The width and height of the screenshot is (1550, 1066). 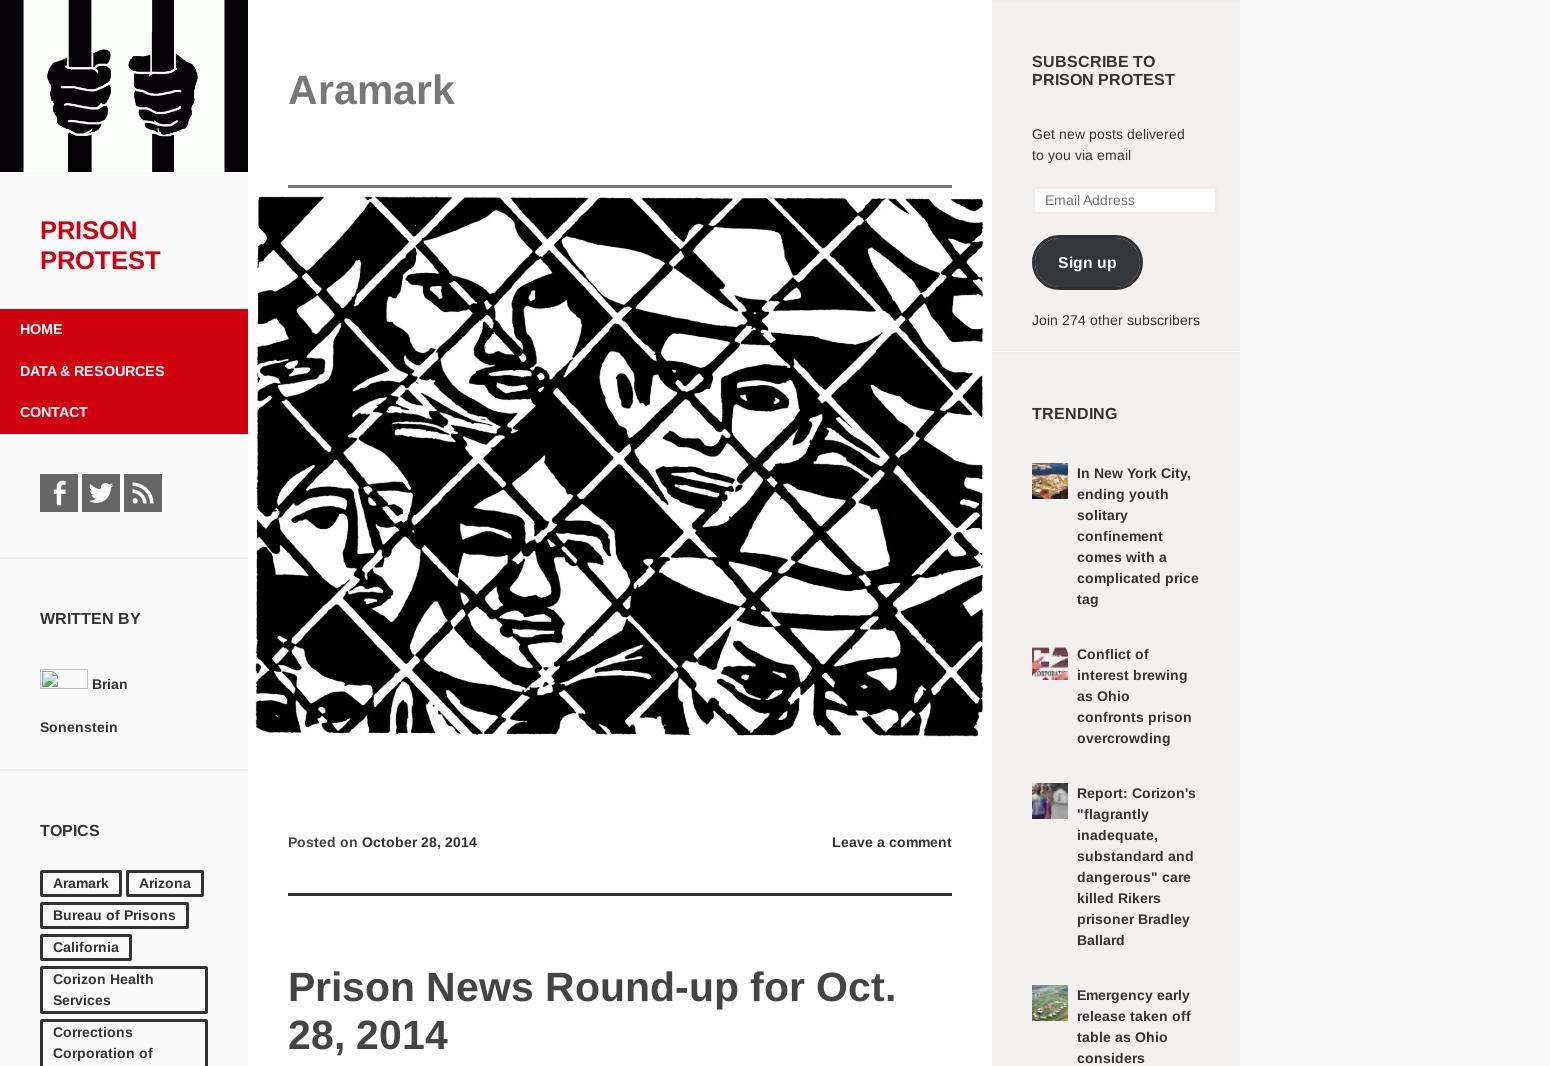 I want to click on 'Prison Protest', so click(x=38, y=243).